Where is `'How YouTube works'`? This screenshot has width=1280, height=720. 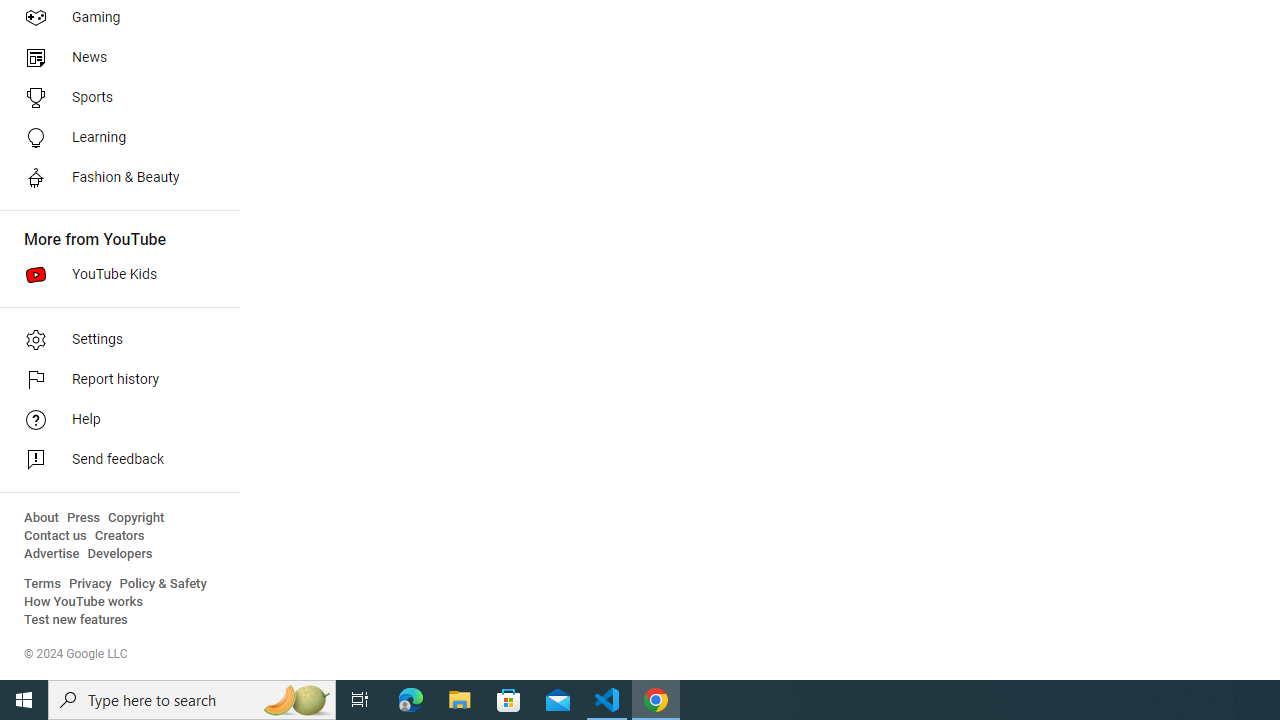
'How YouTube works' is located at coordinates (82, 601).